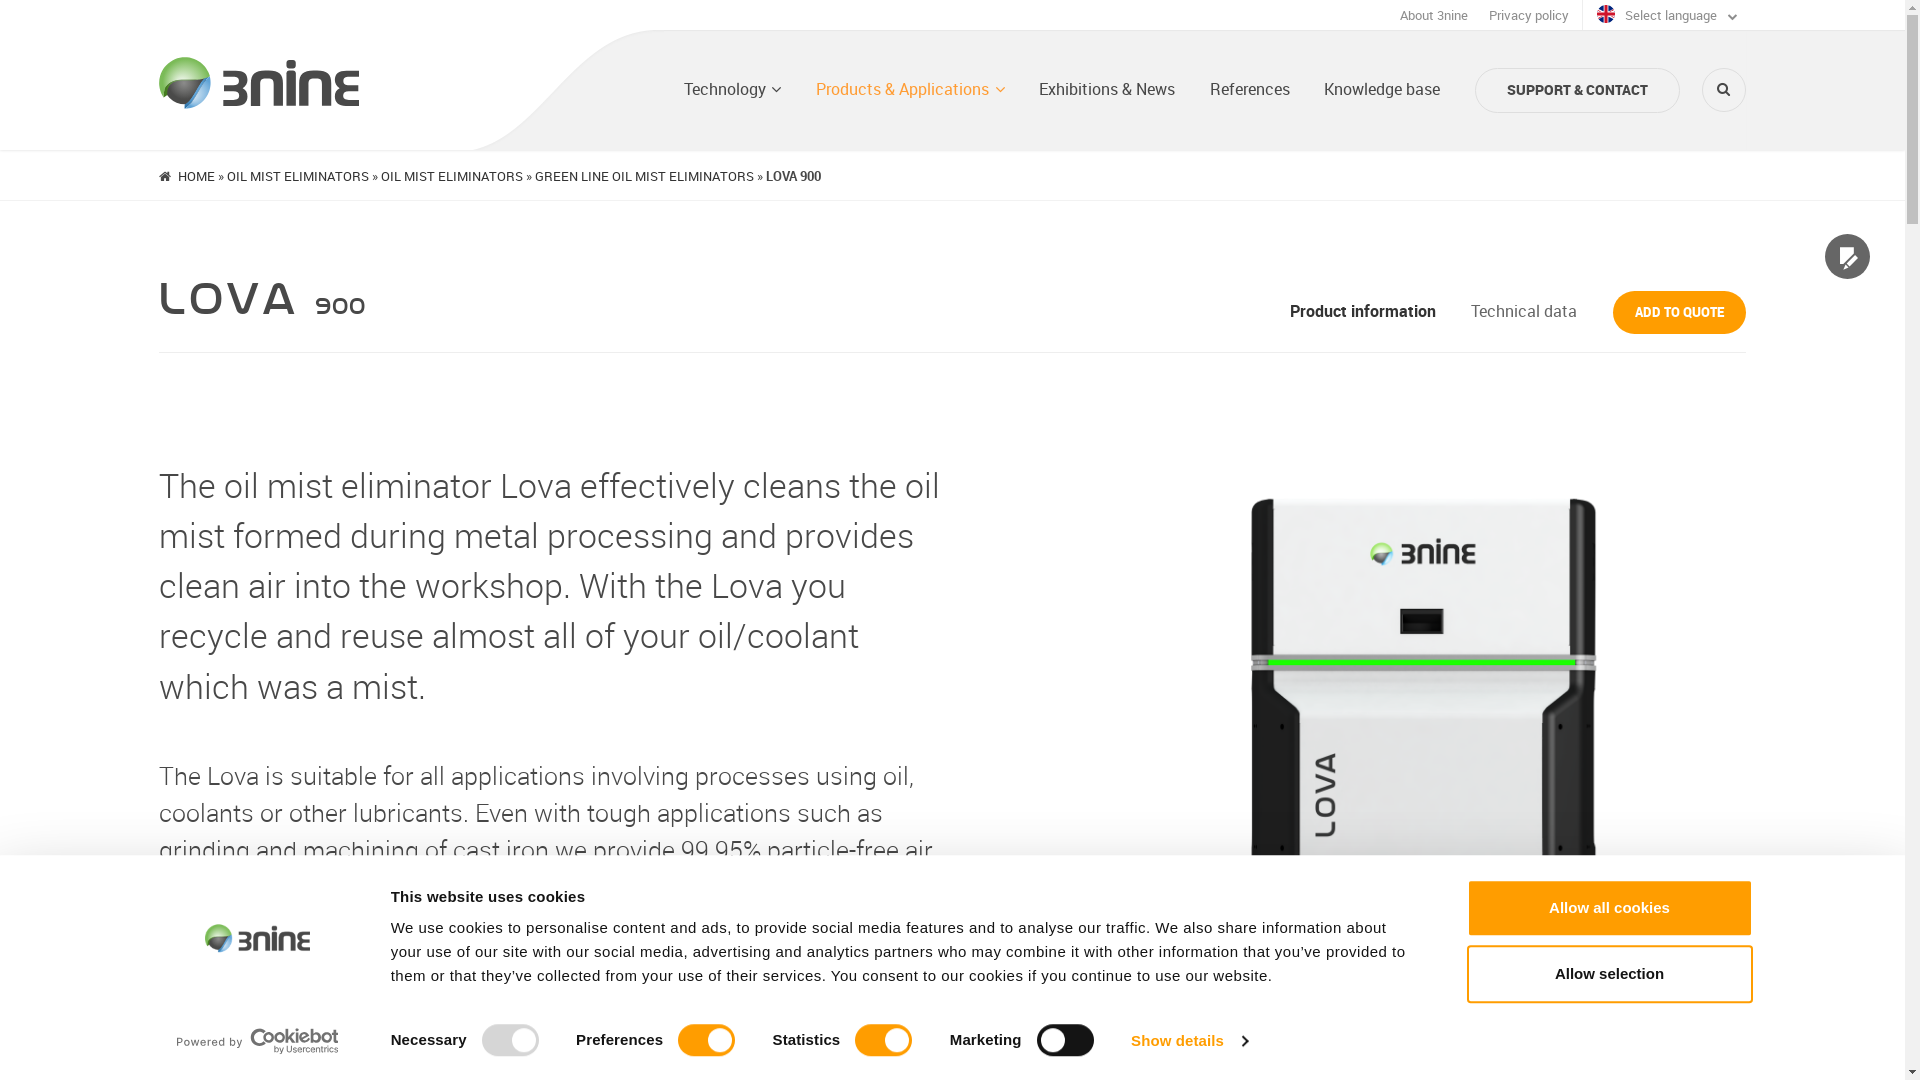 This screenshot has width=1920, height=1080. I want to click on 'GREEN LINE OIL MIST ELIMINATORS', so click(644, 173).